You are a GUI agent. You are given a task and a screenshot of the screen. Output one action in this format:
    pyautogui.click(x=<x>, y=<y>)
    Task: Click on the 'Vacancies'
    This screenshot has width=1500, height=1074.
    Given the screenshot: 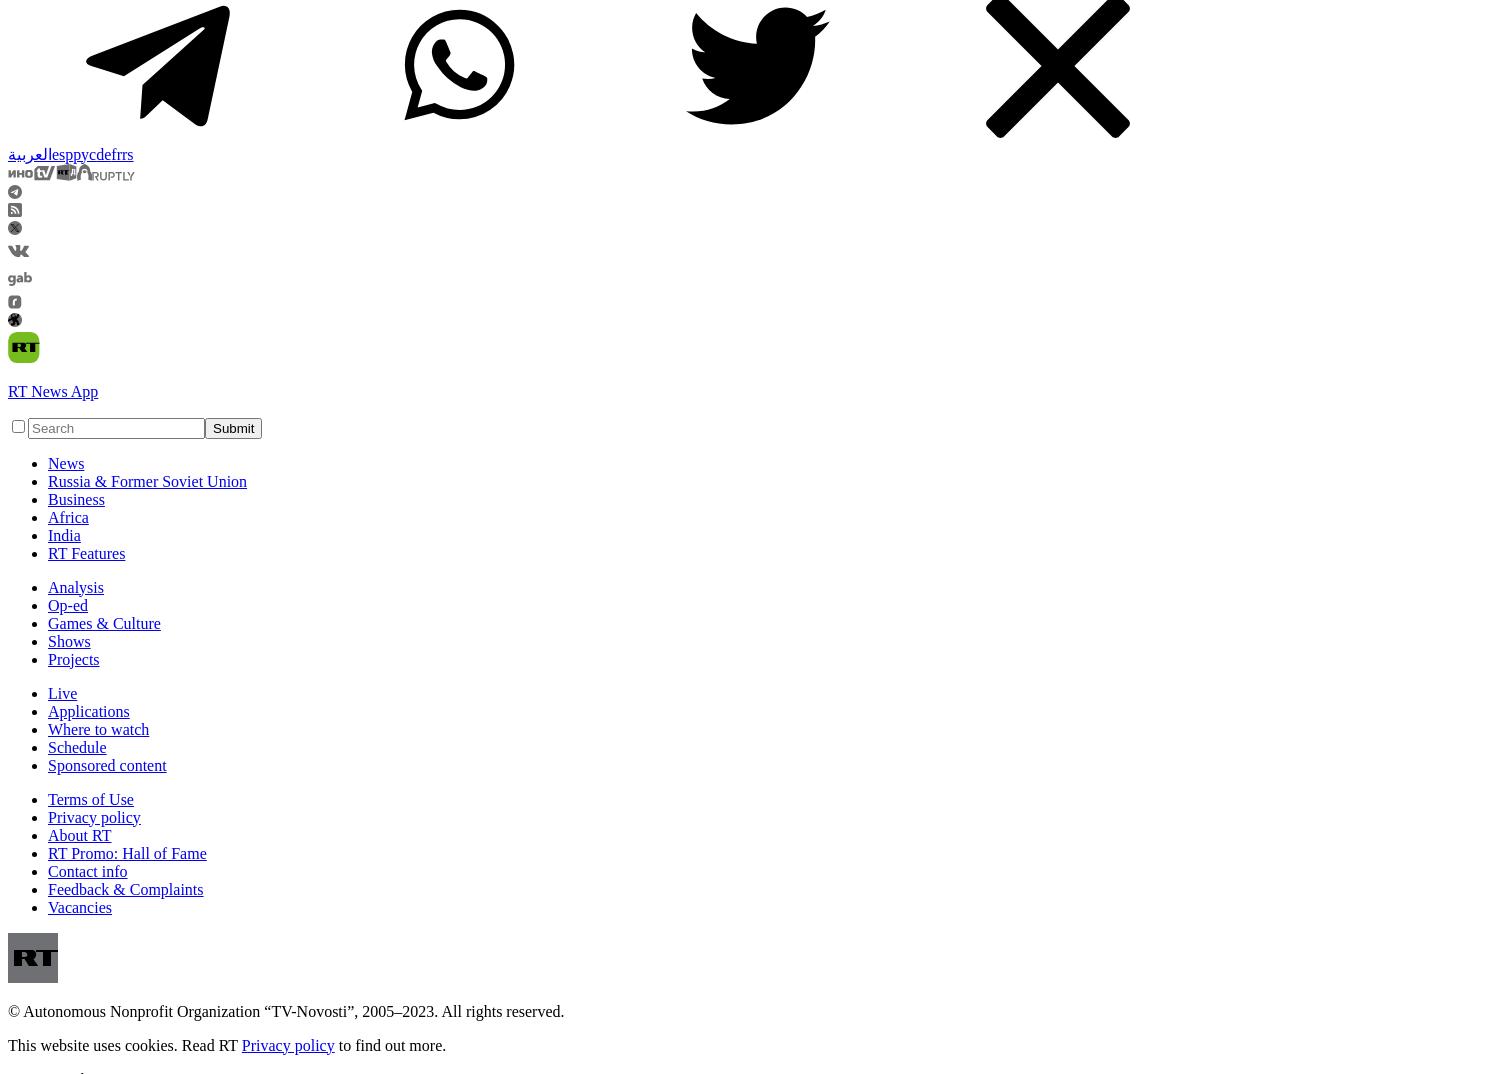 What is the action you would take?
    pyautogui.click(x=78, y=905)
    